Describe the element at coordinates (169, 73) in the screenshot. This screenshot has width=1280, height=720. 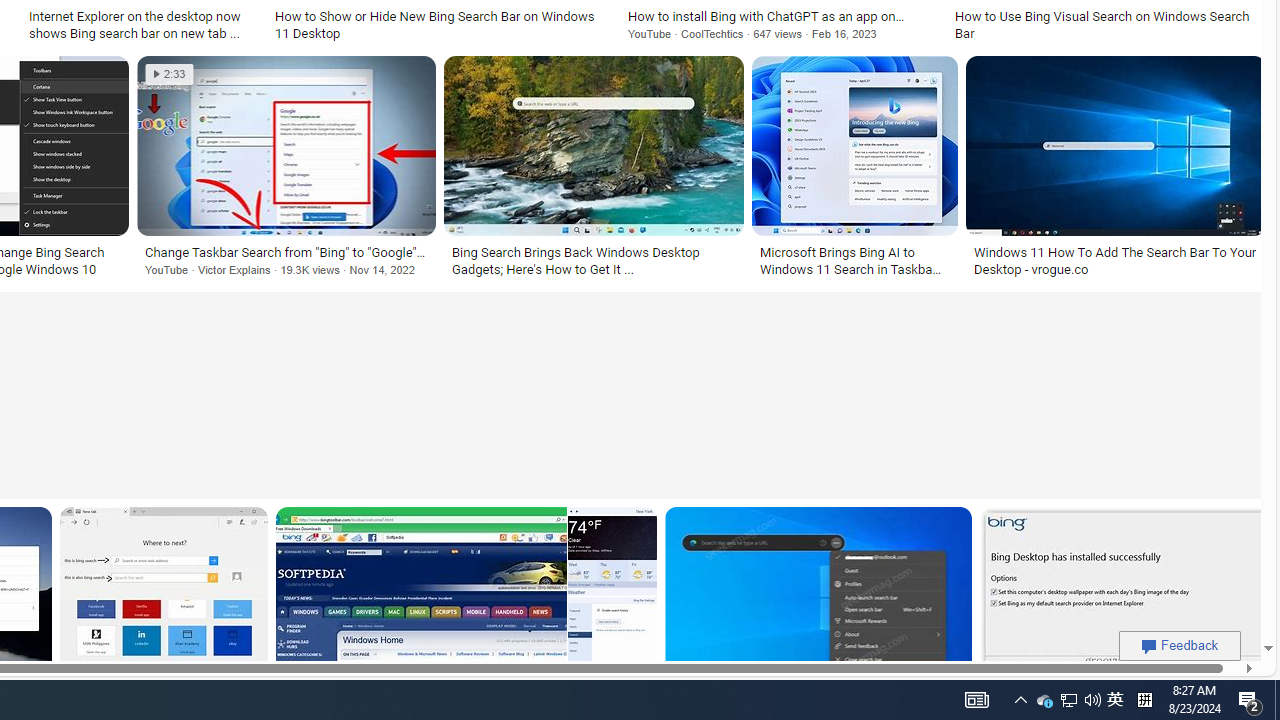
I see `'2:33'` at that location.